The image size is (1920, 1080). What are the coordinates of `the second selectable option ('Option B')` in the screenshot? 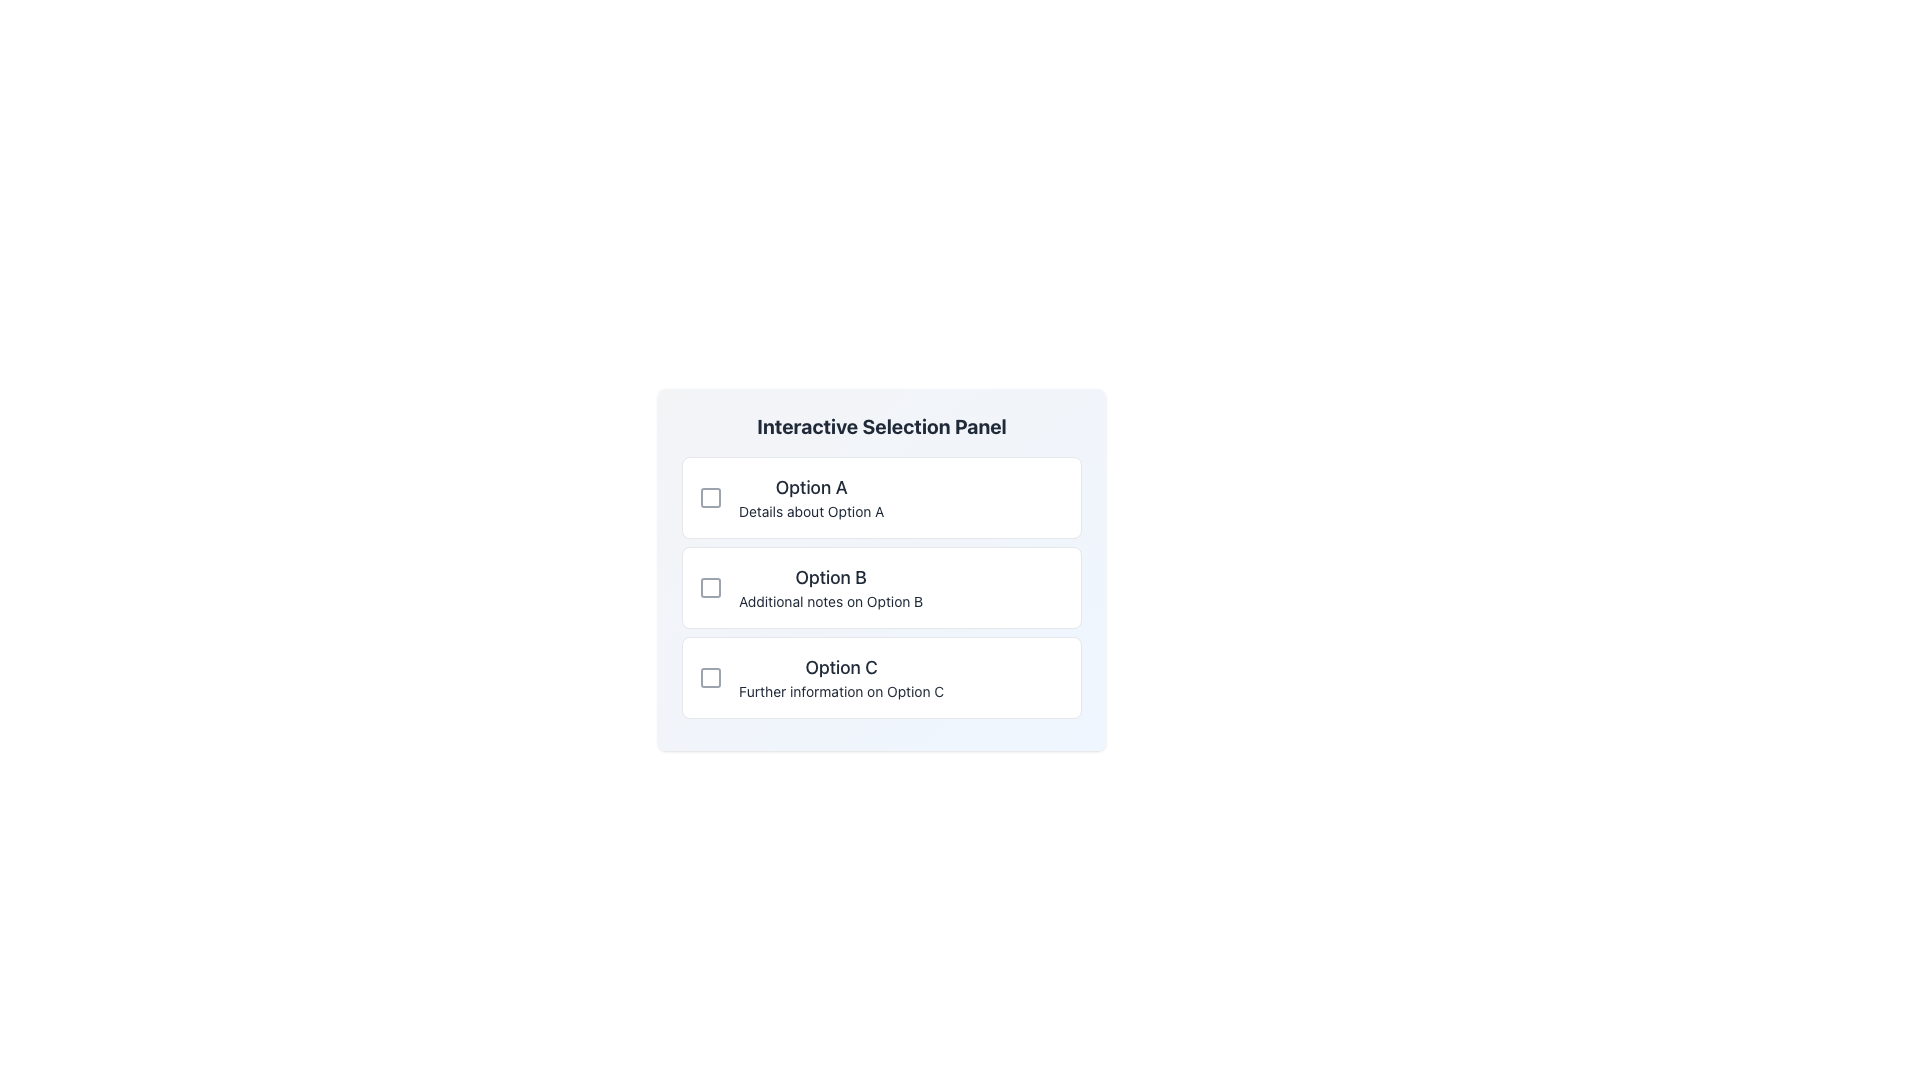 It's located at (881, 570).